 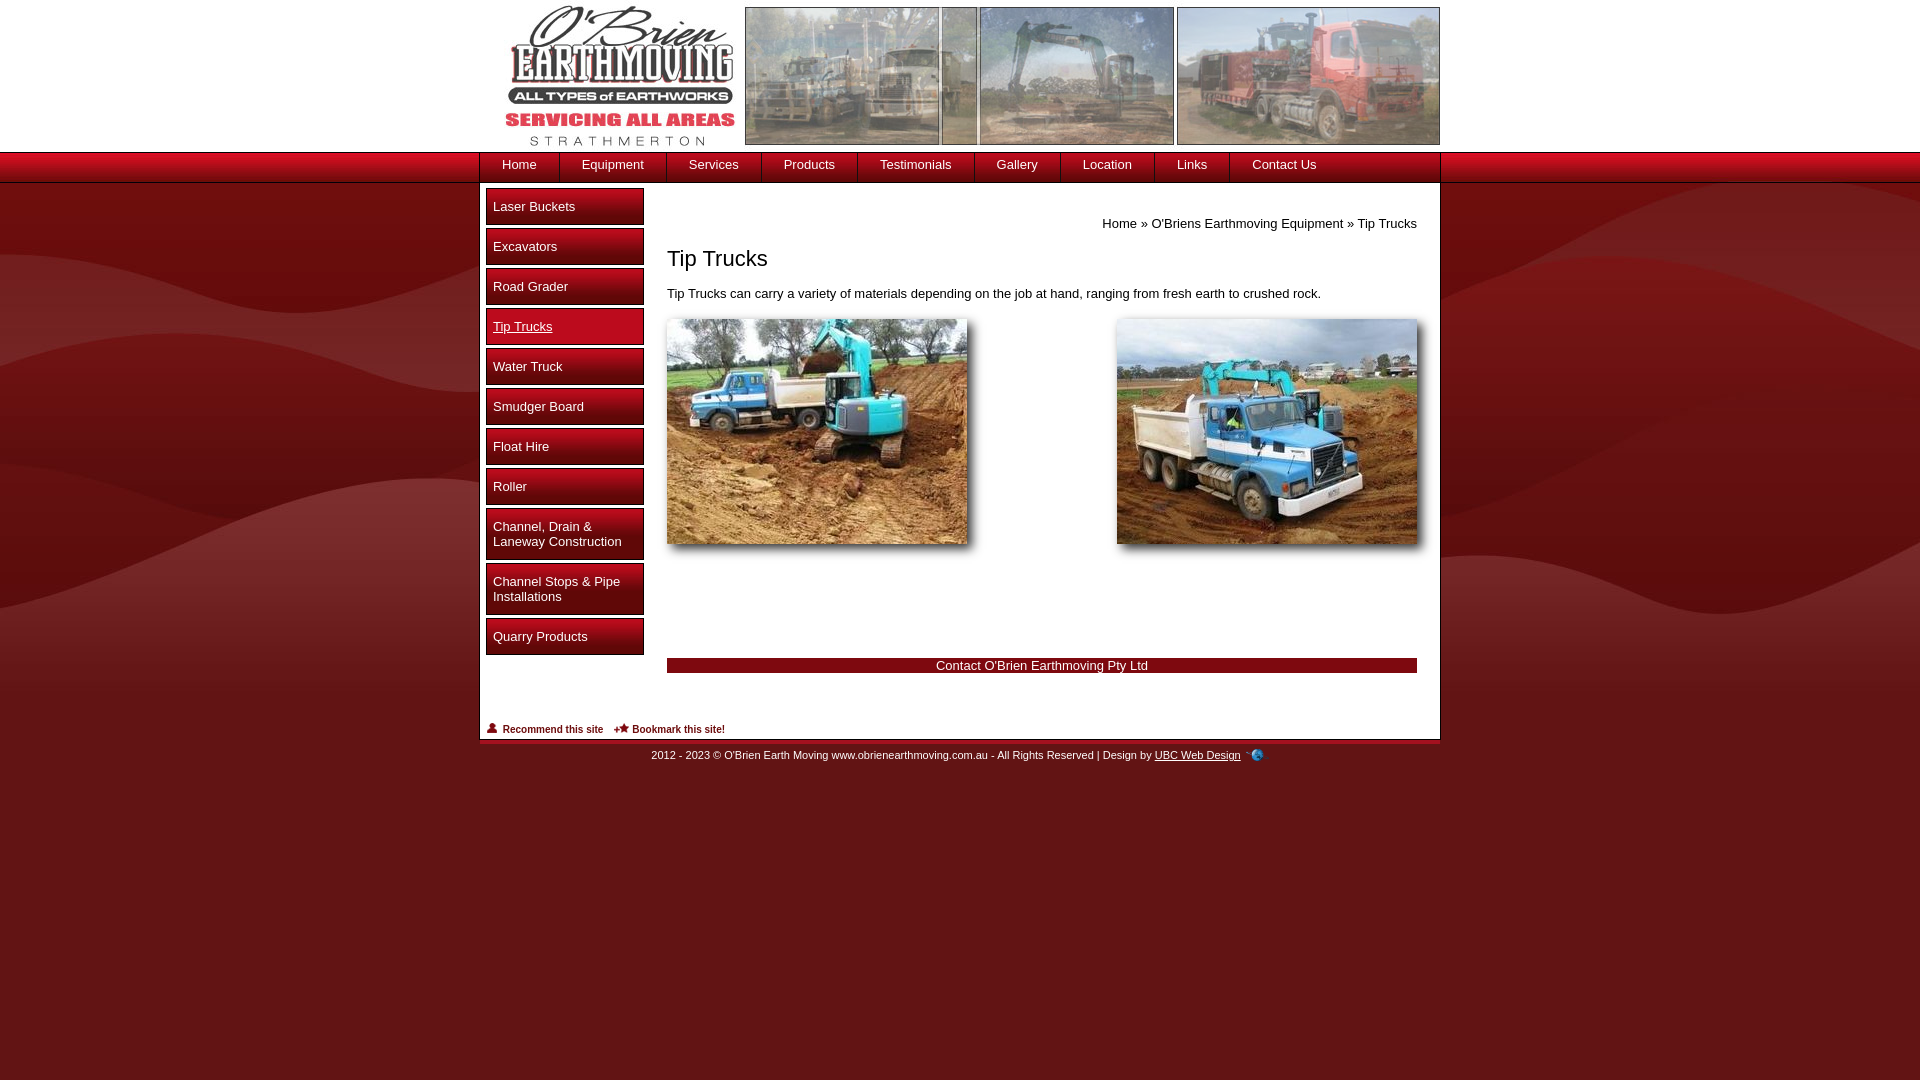 What do you see at coordinates (613, 729) in the screenshot?
I see `'Bookmark this site!'` at bounding box center [613, 729].